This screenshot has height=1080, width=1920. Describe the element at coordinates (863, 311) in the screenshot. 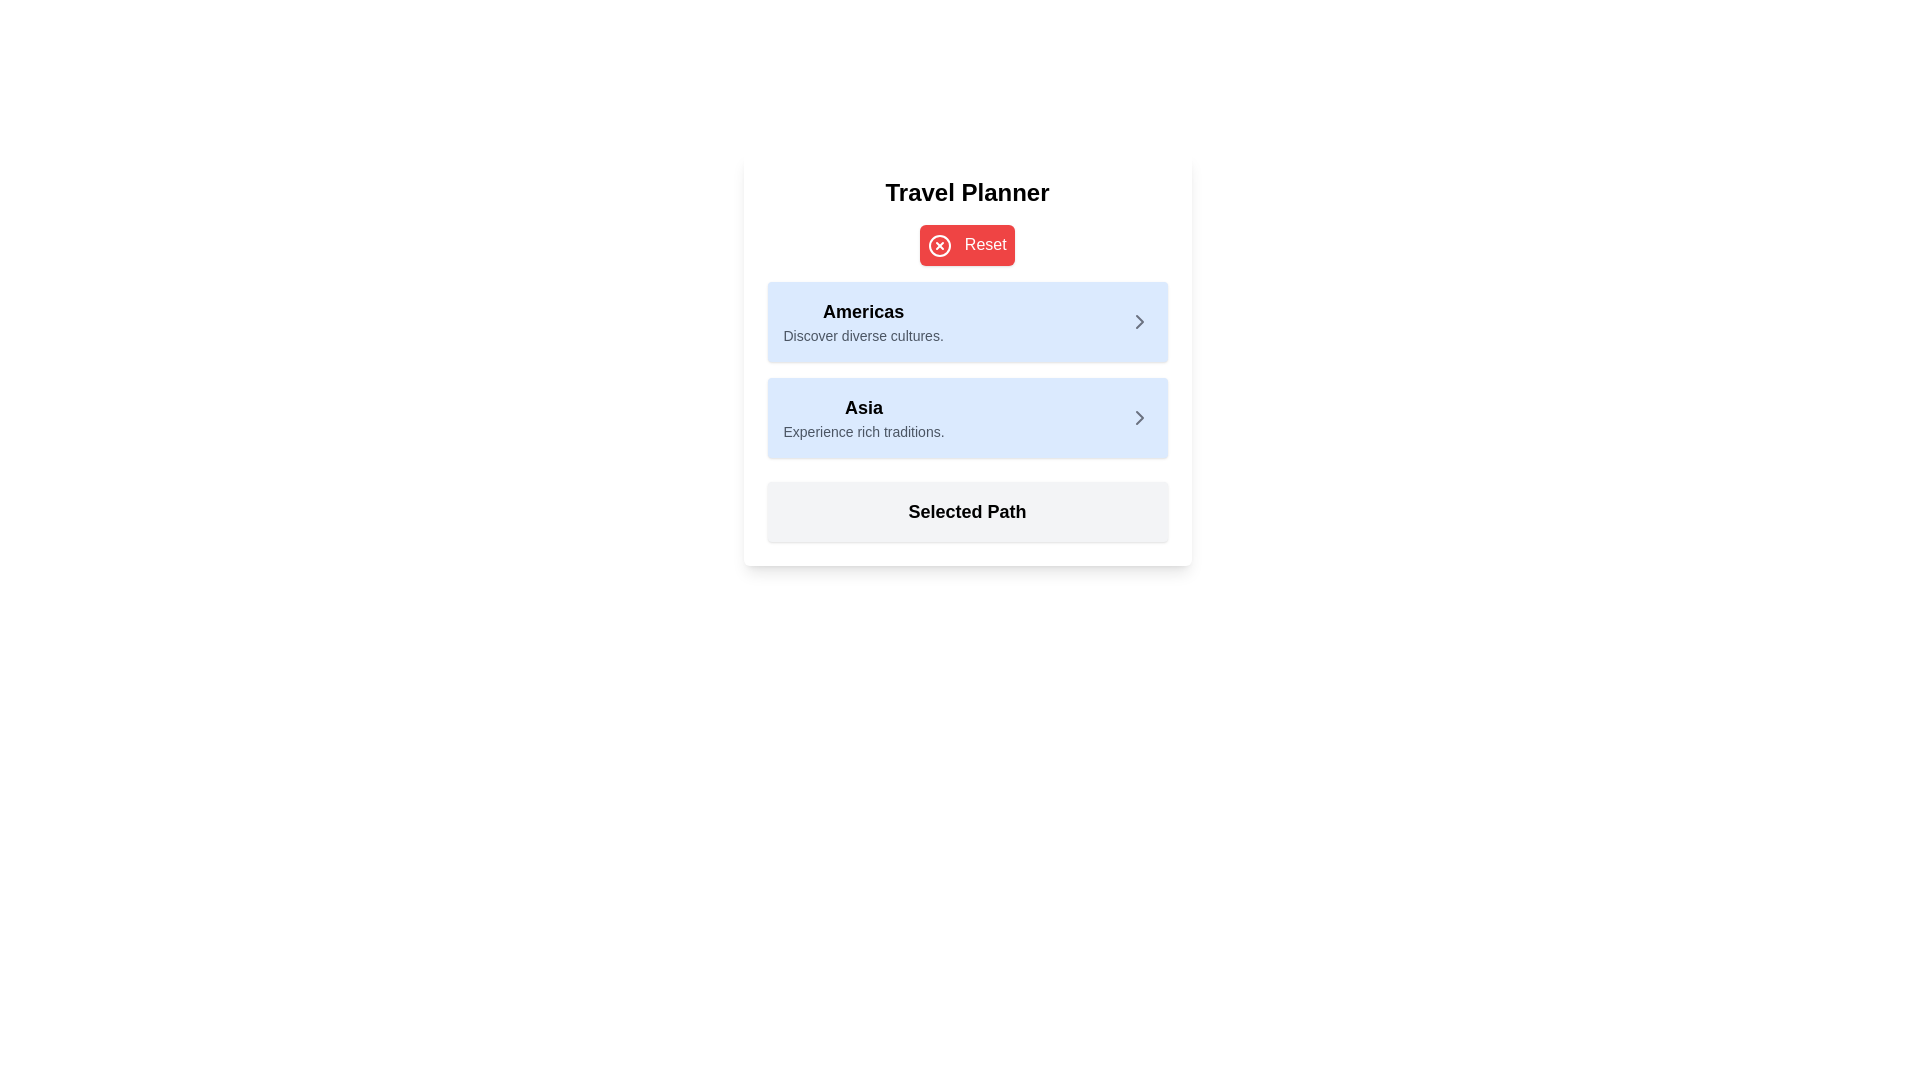

I see `the styled text label 'Americas', which is a bold, large font title located in a light blue section above the text 'Discover diverse cultures'` at that location.